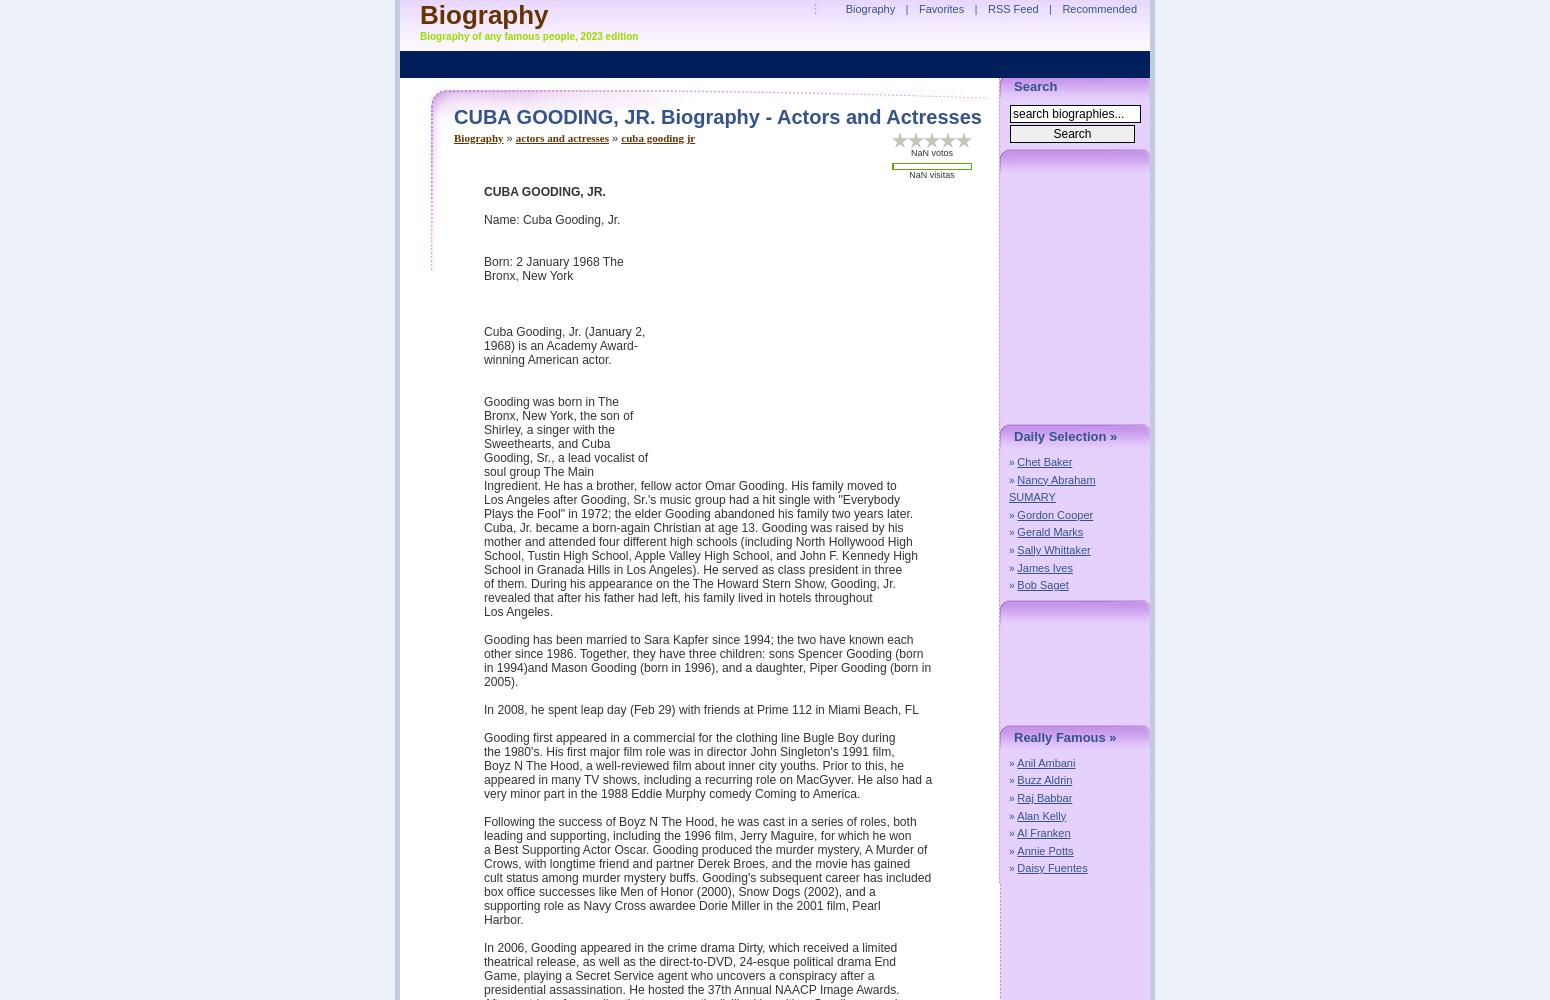 The height and width of the screenshot is (1000, 1550). What do you see at coordinates (704, 737) in the screenshot?
I see `'Gooding first appeared in a commercial for the clothing line Bugle Boy during'` at bounding box center [704, 737].